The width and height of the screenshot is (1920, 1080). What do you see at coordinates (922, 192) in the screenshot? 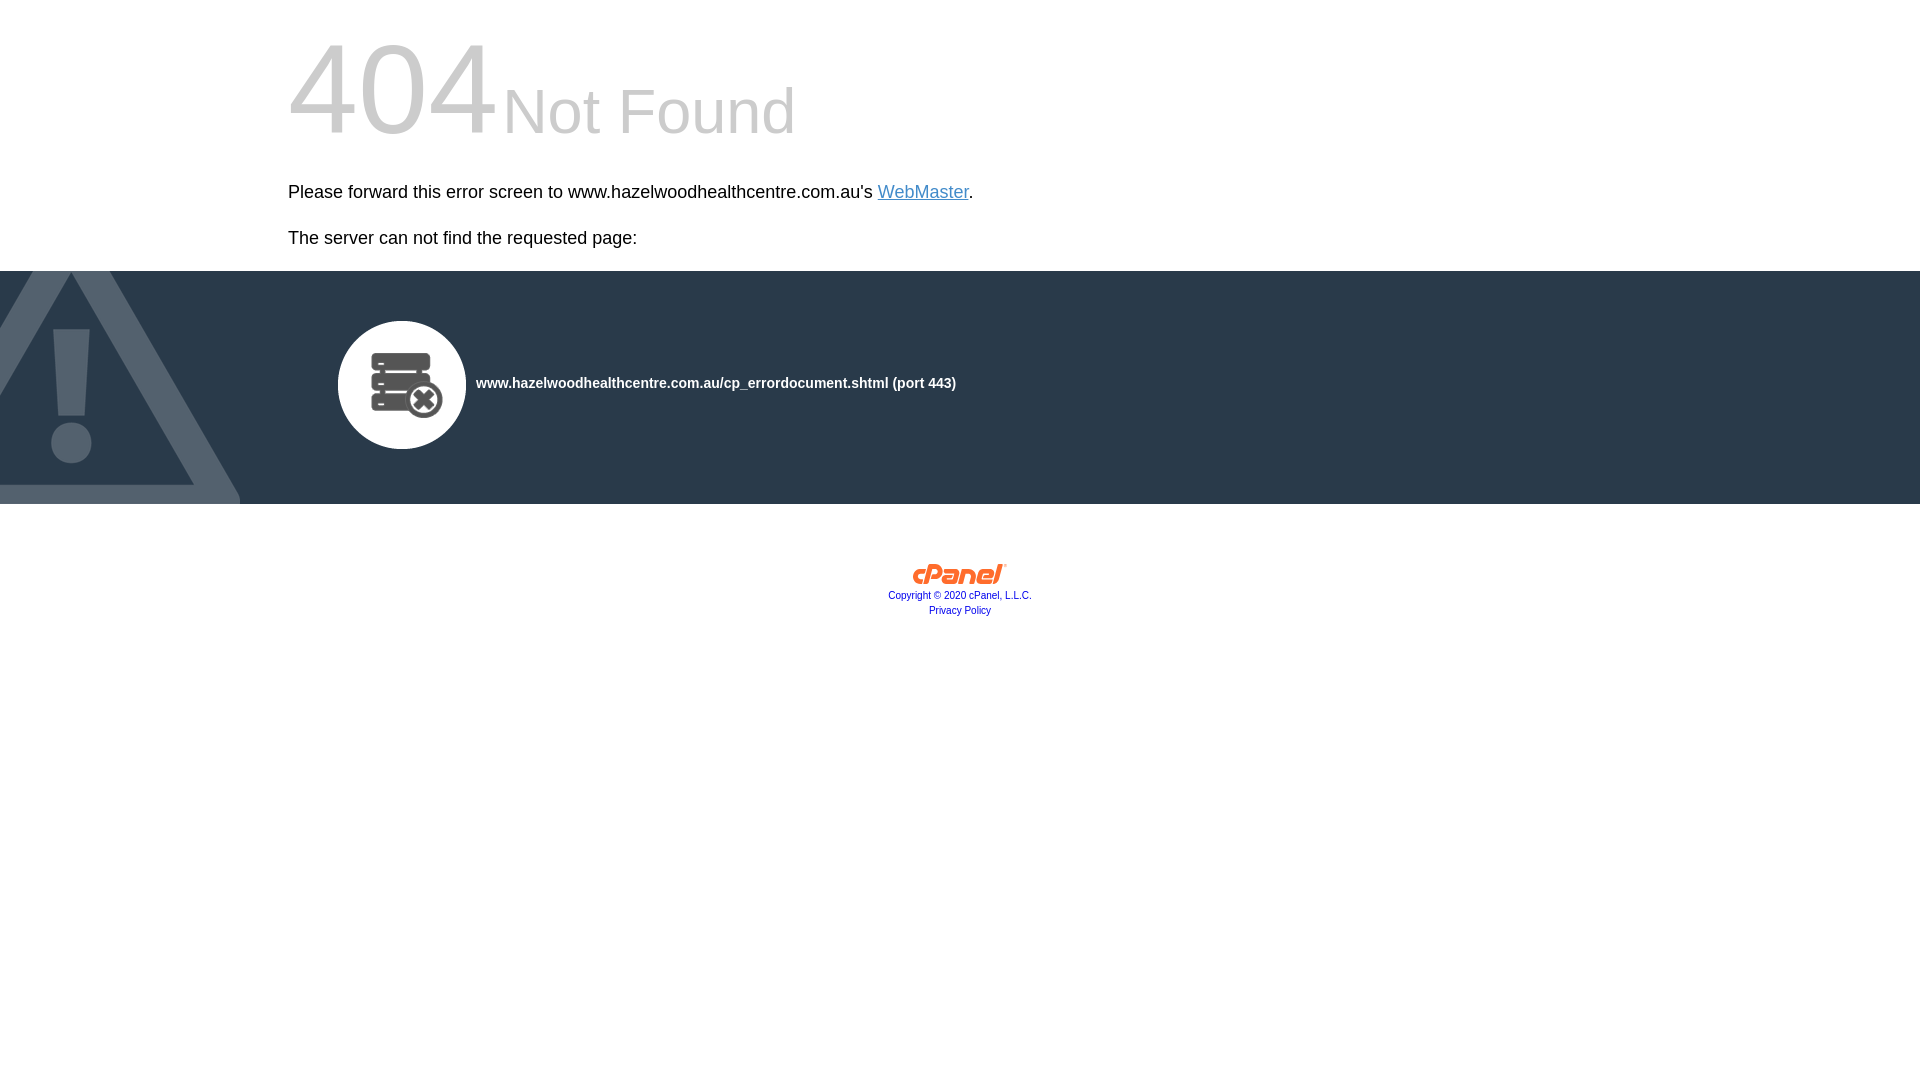
I see `'WebMaster'` at bounding box center [922, 192].